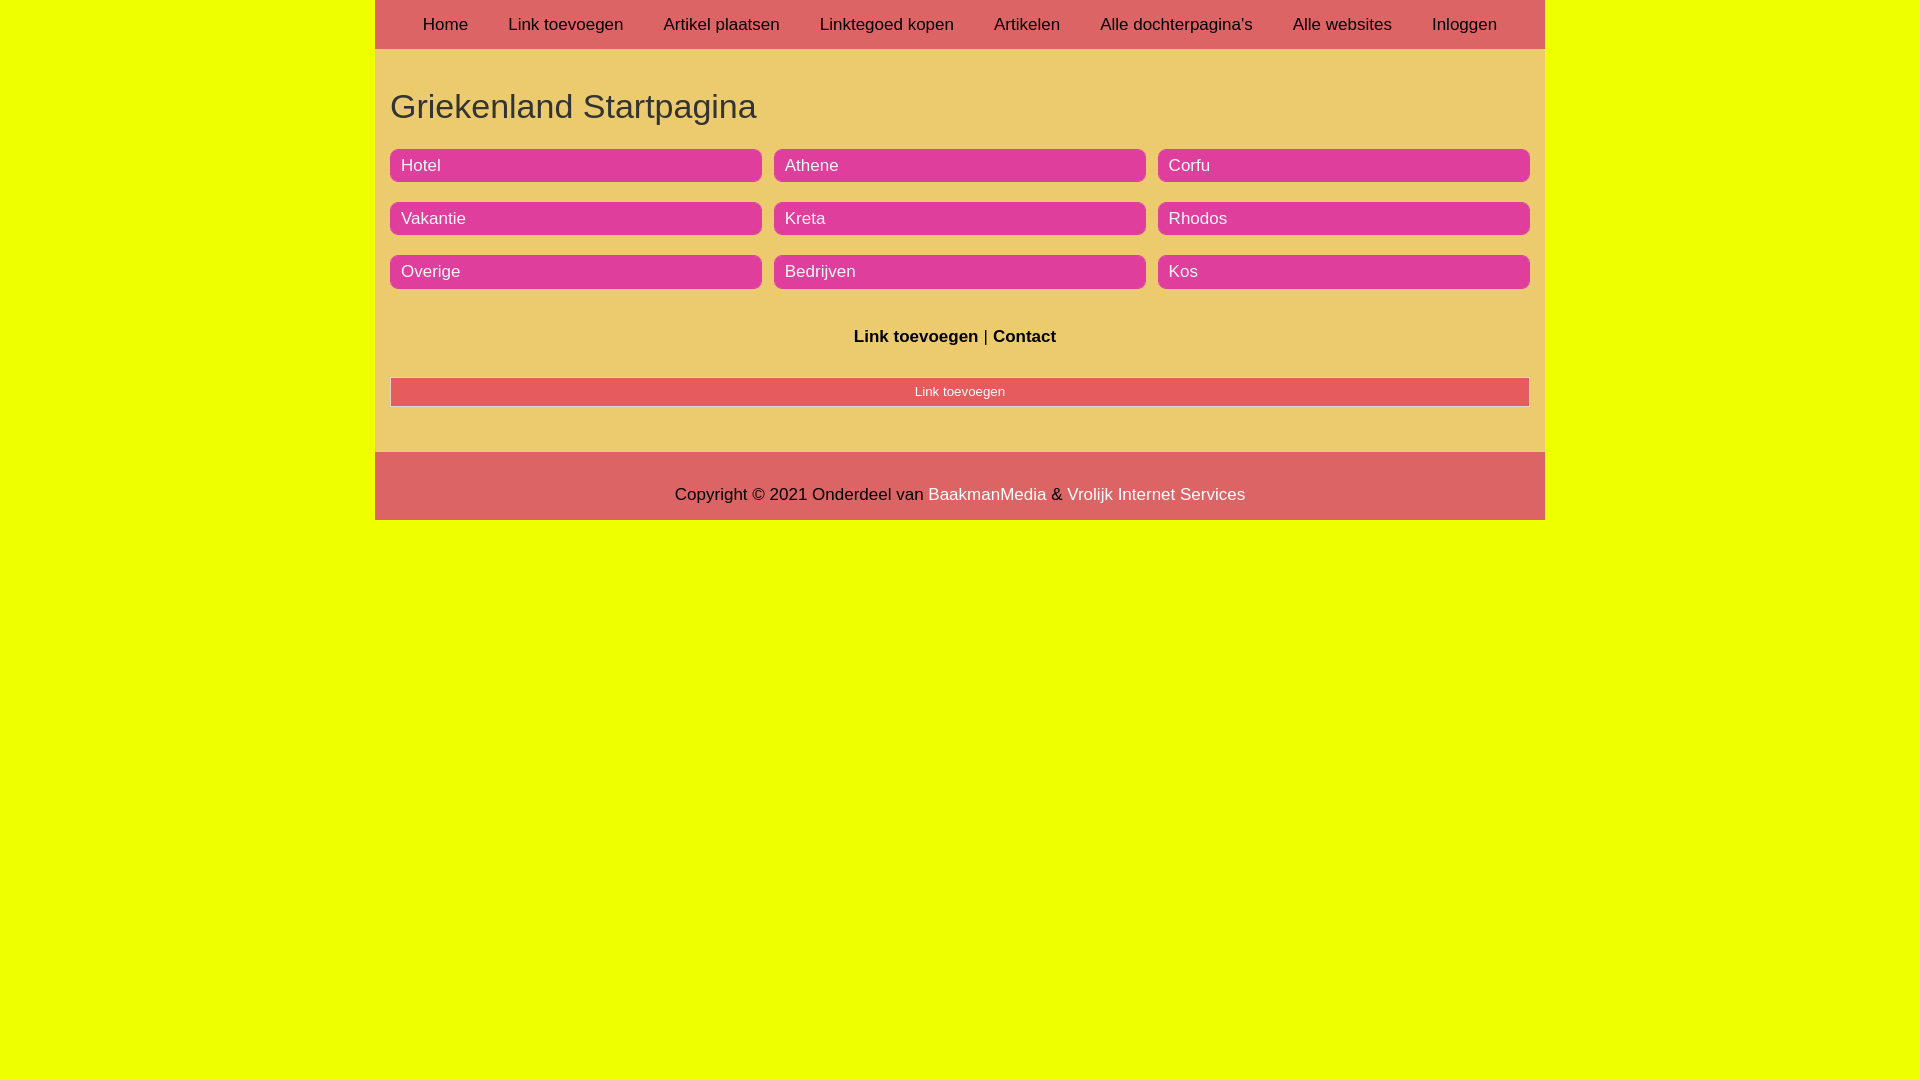  Describe the element at coordinates (432, 218) in the screenshot. I see `'Vakantie'` at that location.